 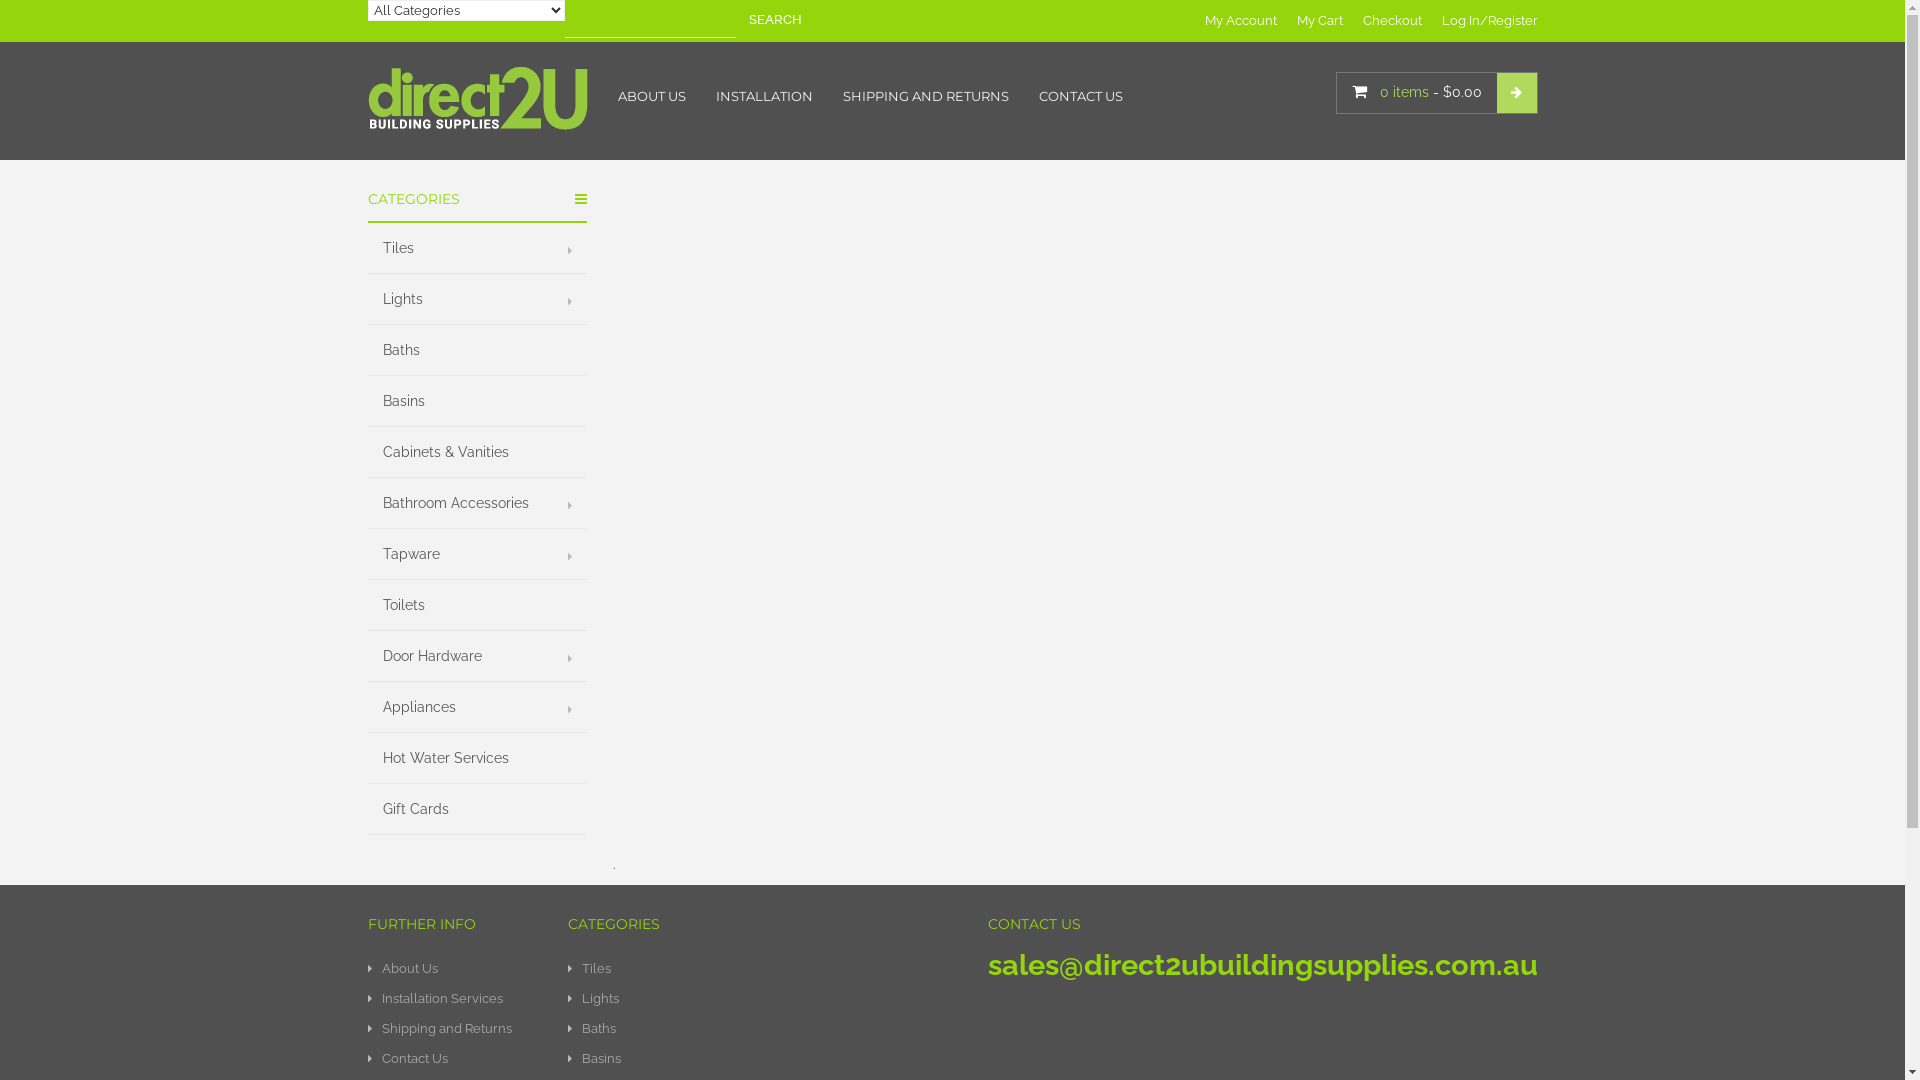 I want to click on '0 items - $0.00', so click(x=1435, y=92).